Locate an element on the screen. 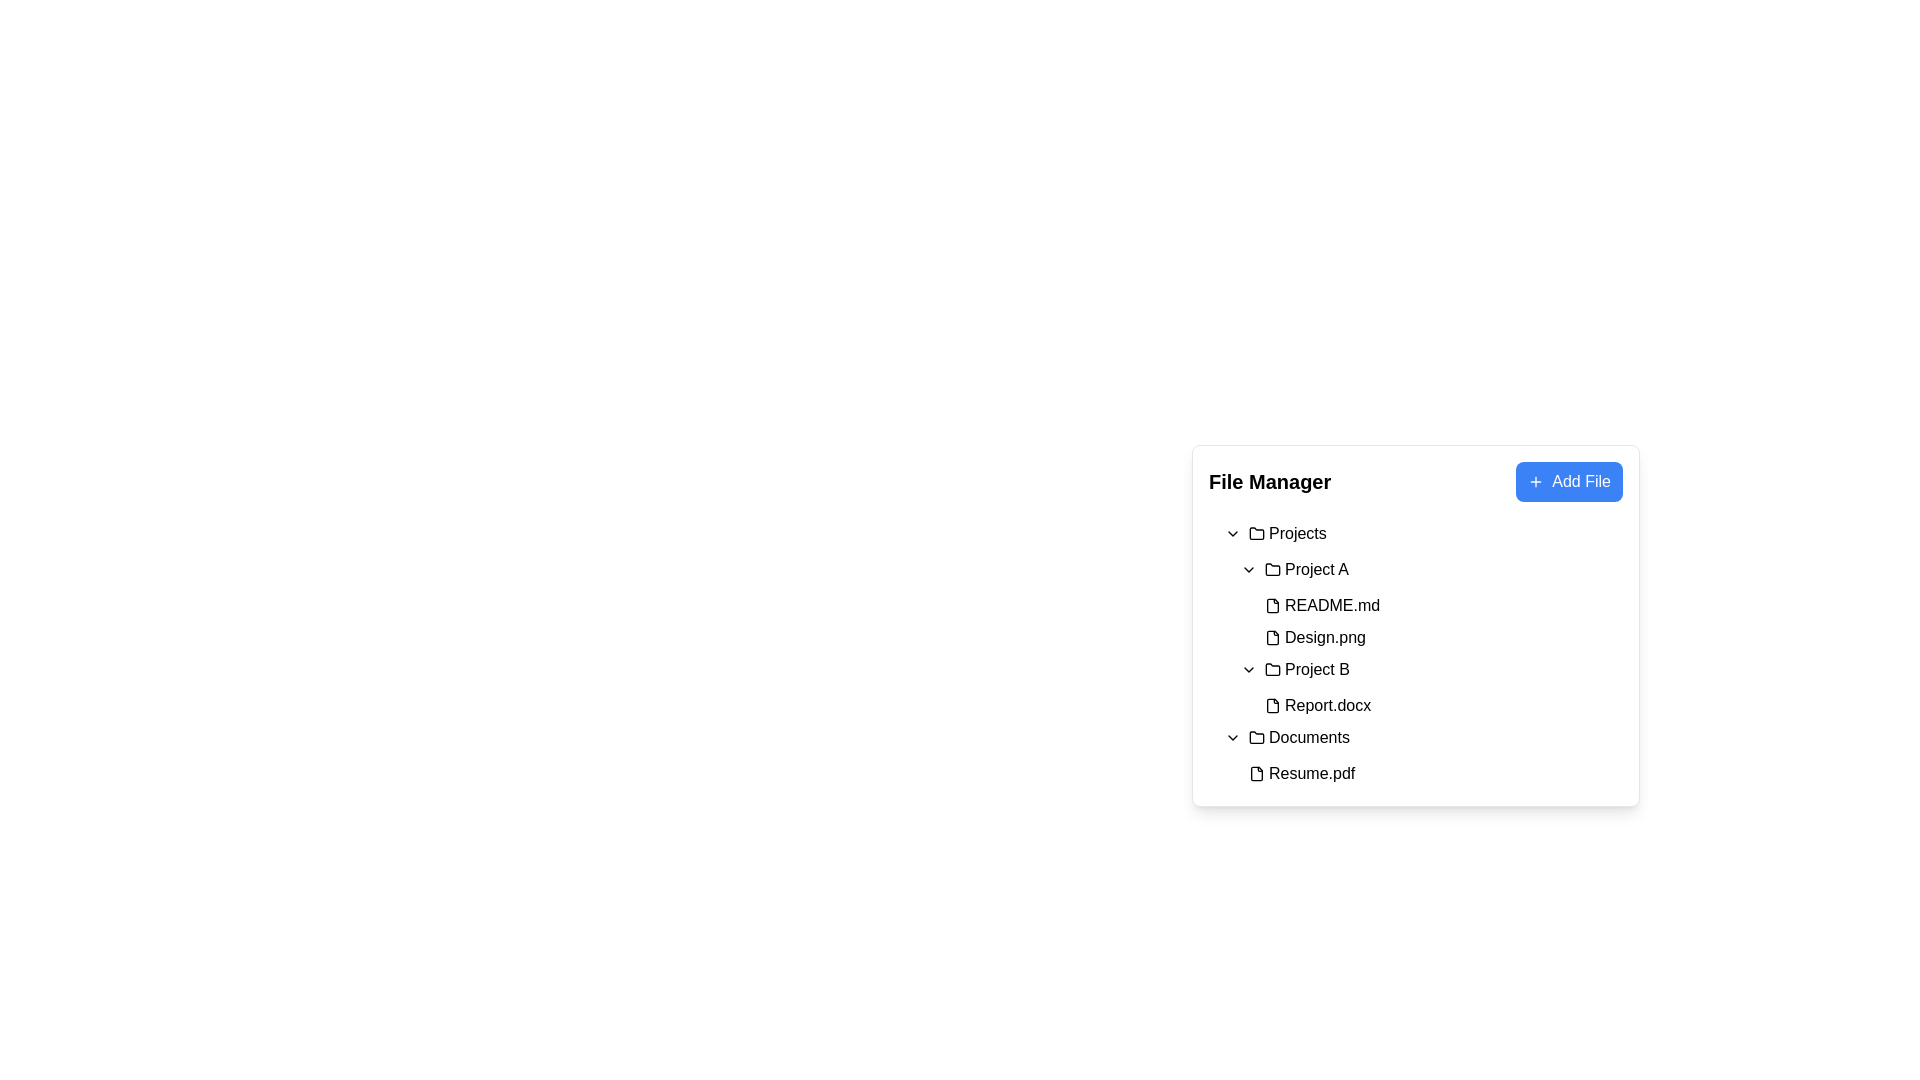  the 'README.md' text label with associated icon located is located at coordinates (1322, 604).